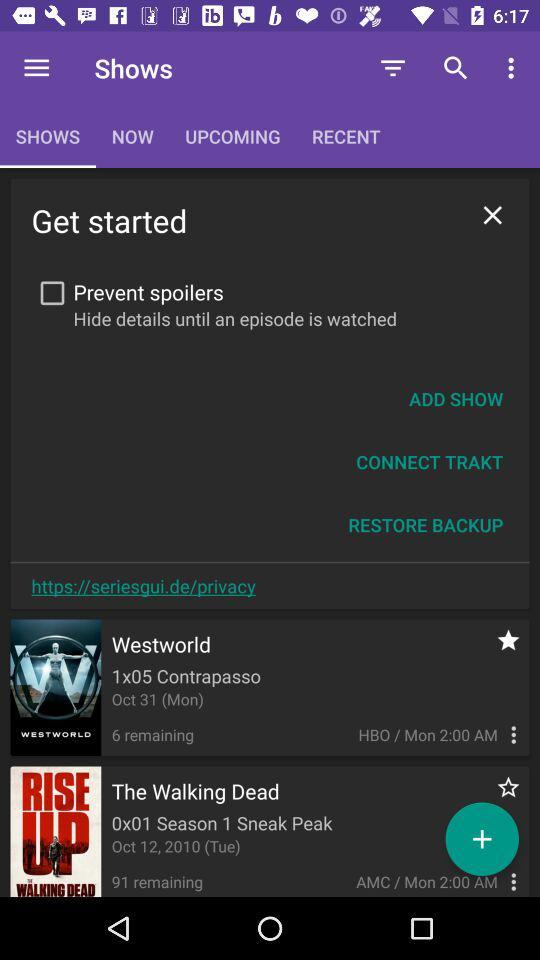 This screenshot has height=960, width=540. Describe the element at coordinates (496, 649) in the screenshot. I see `the icon next to westworld icon` at that location.